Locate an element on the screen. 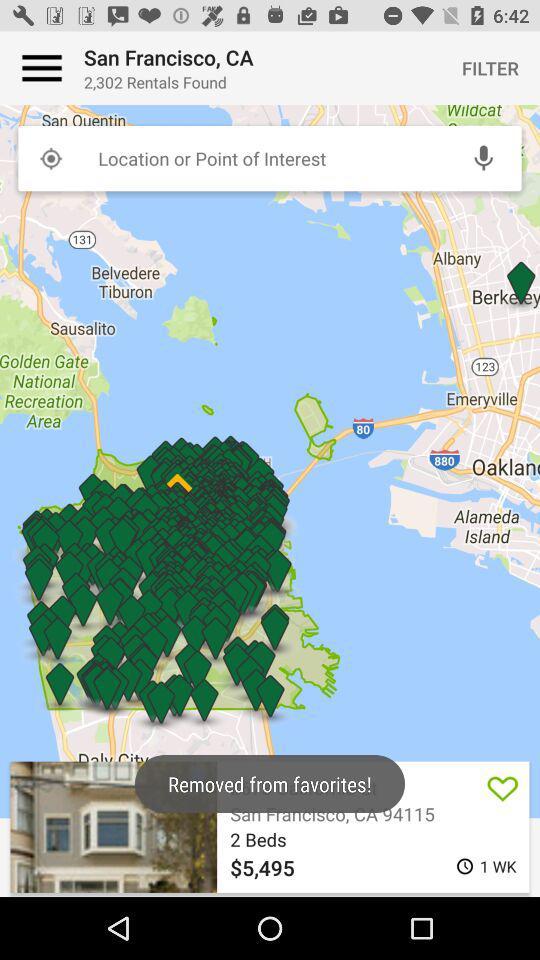  the microphone icon is located at coordinates (482, 157).